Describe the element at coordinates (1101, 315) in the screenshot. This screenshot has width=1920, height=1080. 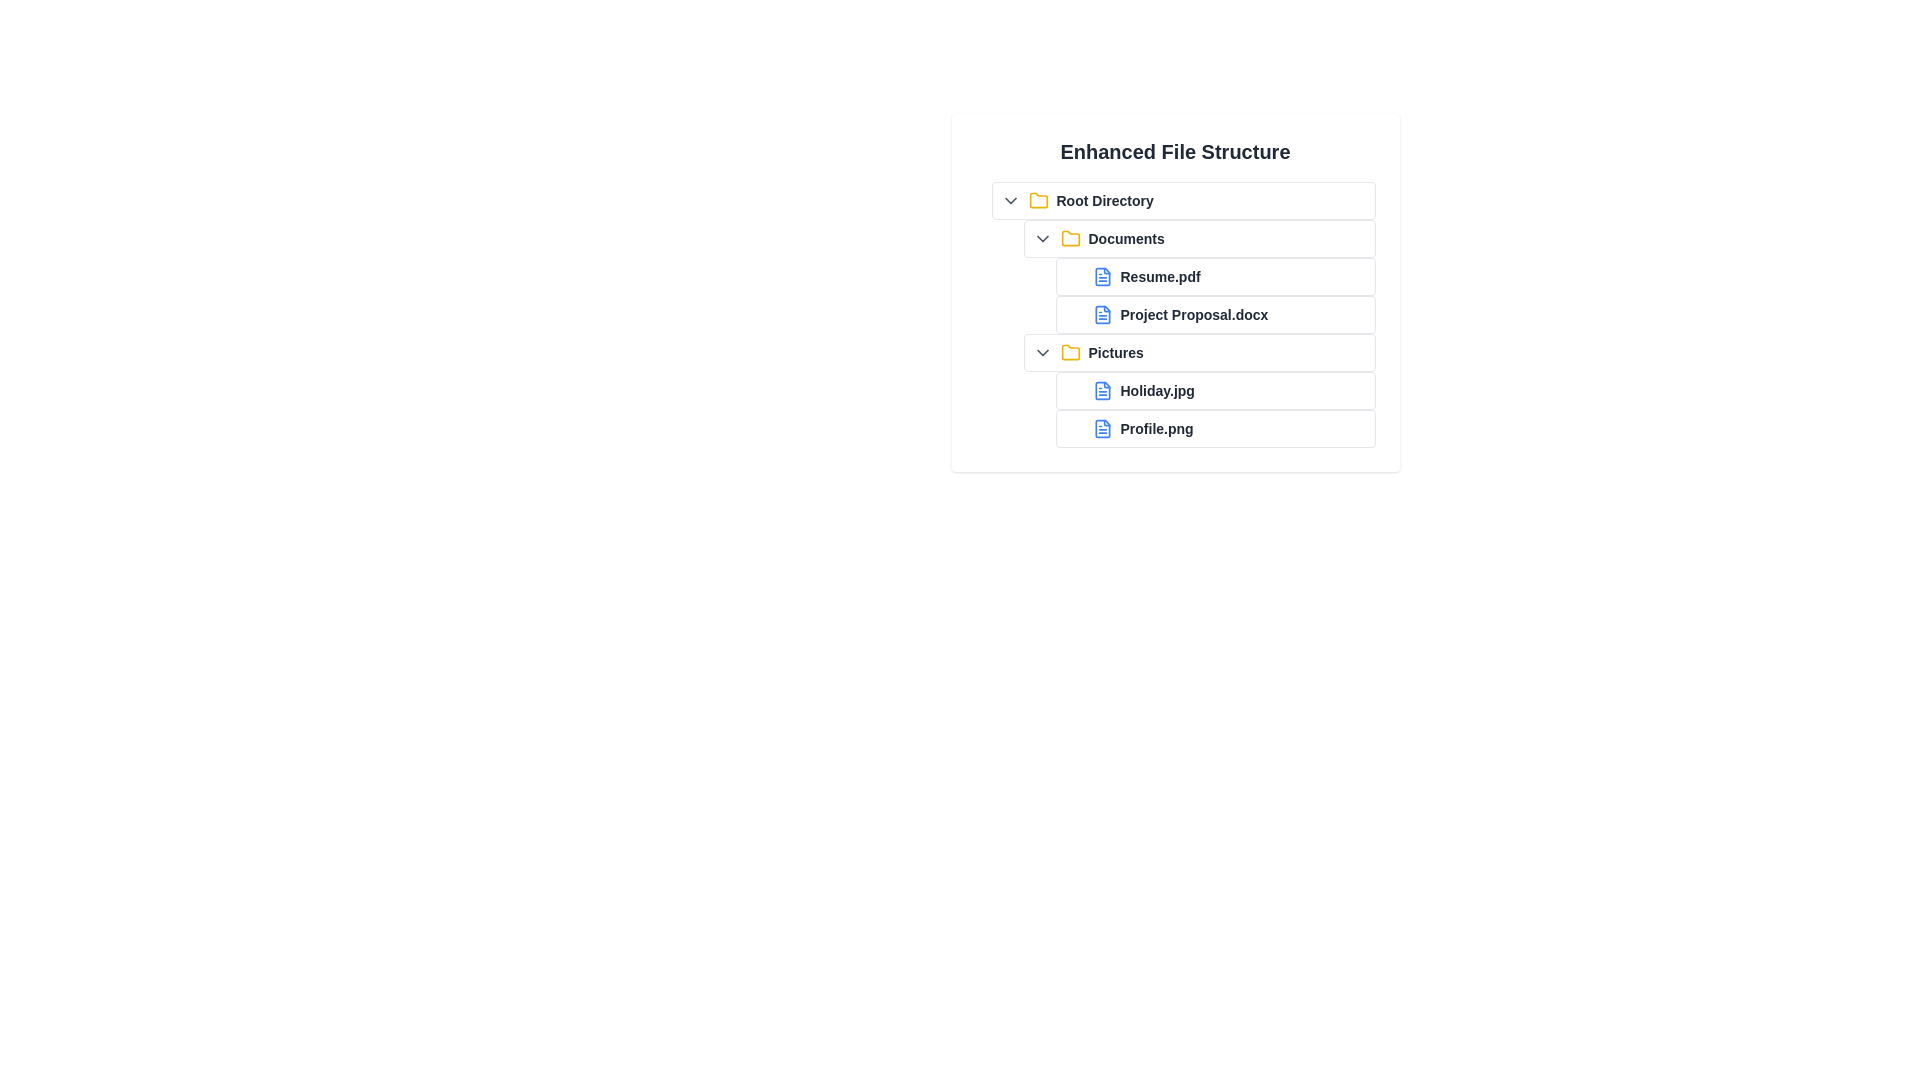
I see `the Icon element representing a document file type, located directly to the left of the 'Project Proposal.docx' text element in the 'Documents' section` at that location.